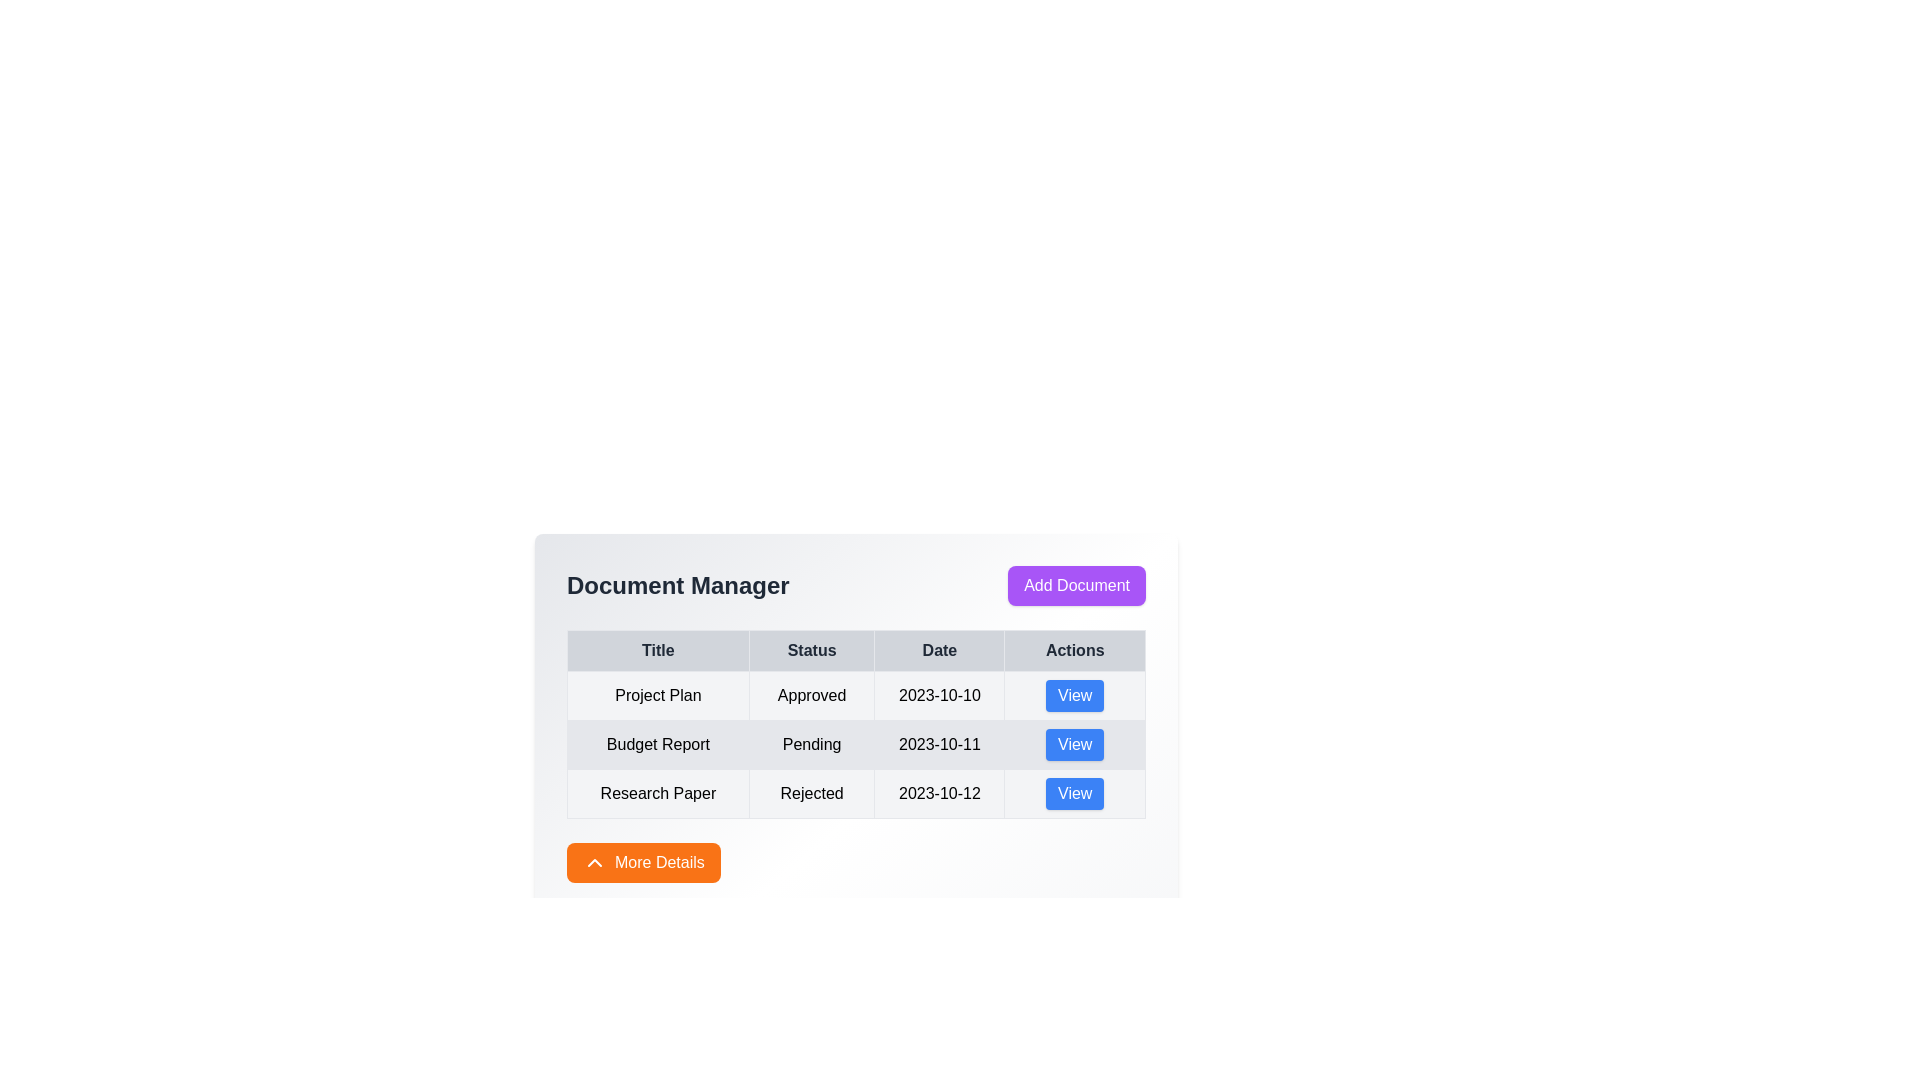 This screenshot has height=1080, width=1920. What do you see at coordinates (1074, 744) in the screenshot?
I see `the blue rectangular button labeled 'View', which is positioned in the last column of the second row under the 'Actions' header` at bounding box center [1074, 744].